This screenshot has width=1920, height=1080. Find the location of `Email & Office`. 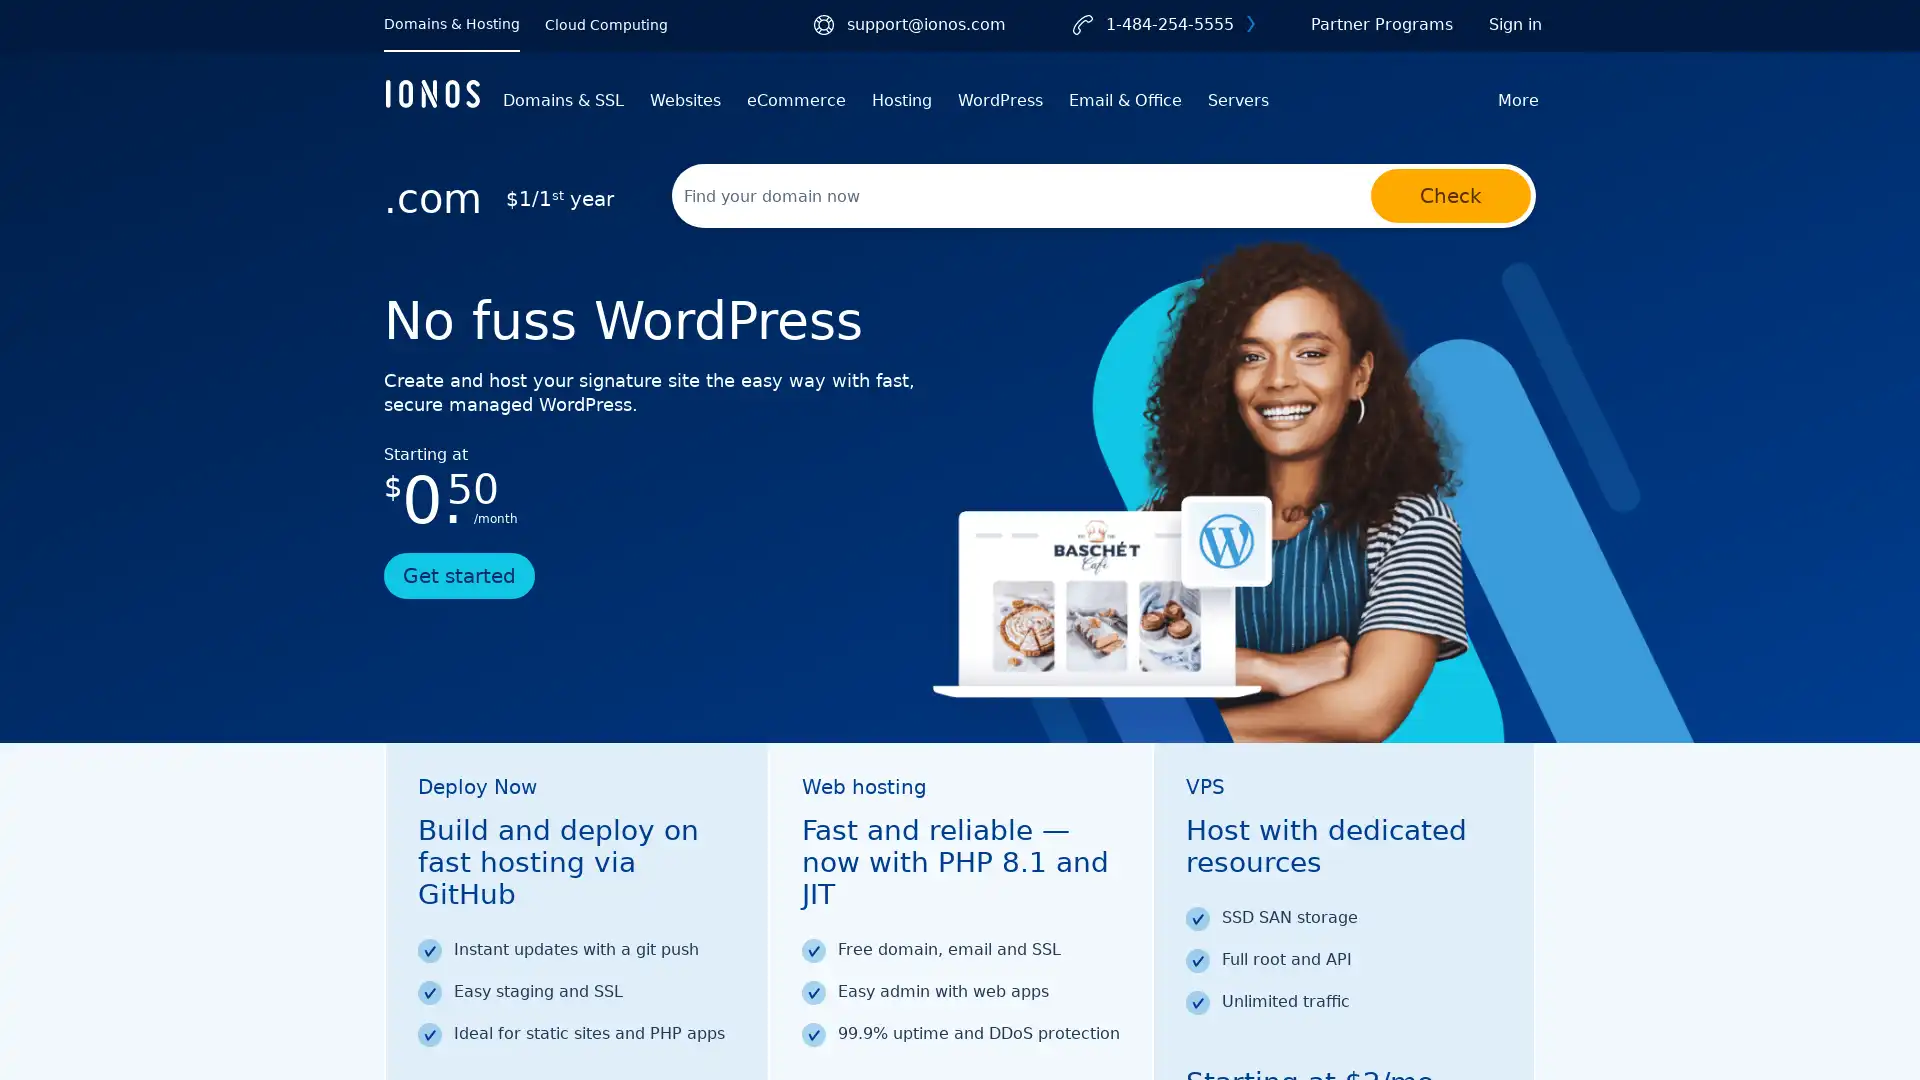

Email & Office is located at coordinates (1125, 100).